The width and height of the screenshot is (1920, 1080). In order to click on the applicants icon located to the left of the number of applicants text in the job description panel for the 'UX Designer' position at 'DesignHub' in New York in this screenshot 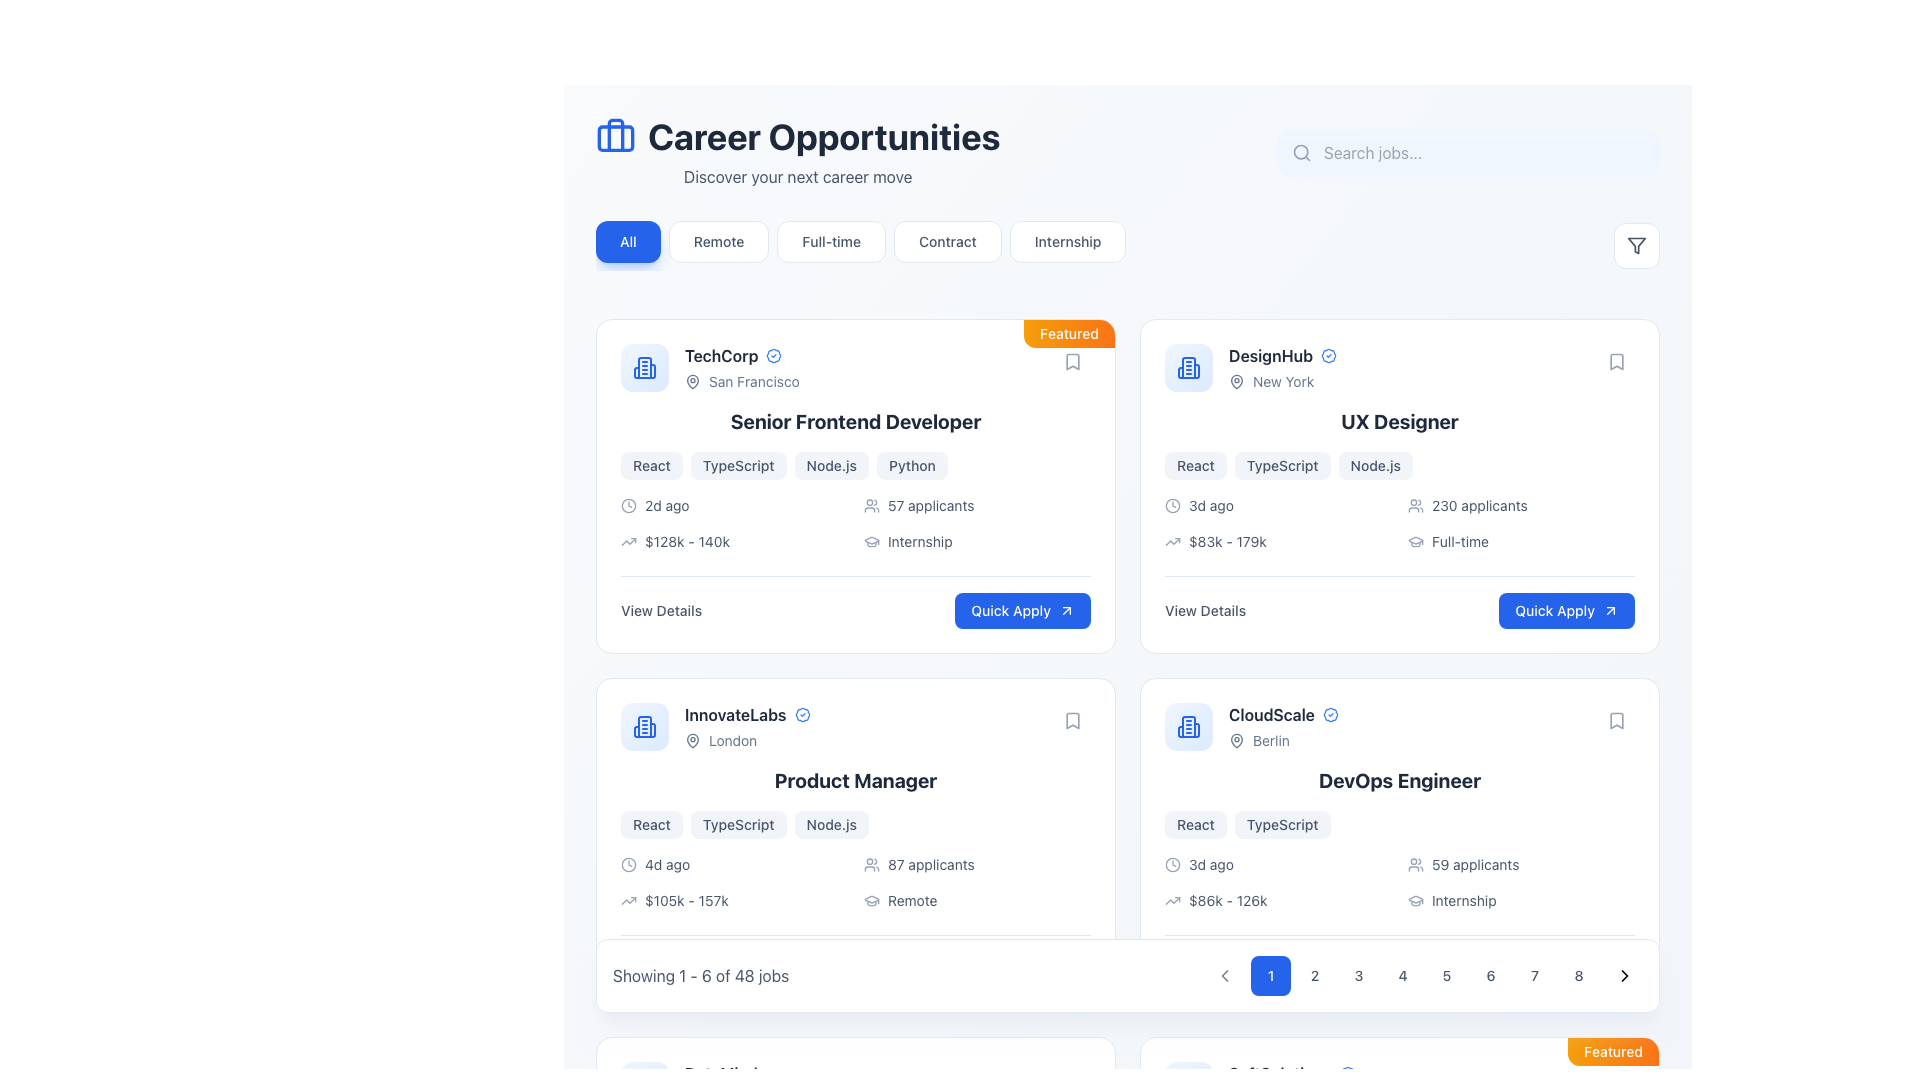, I will do `click(1415, 504)`.